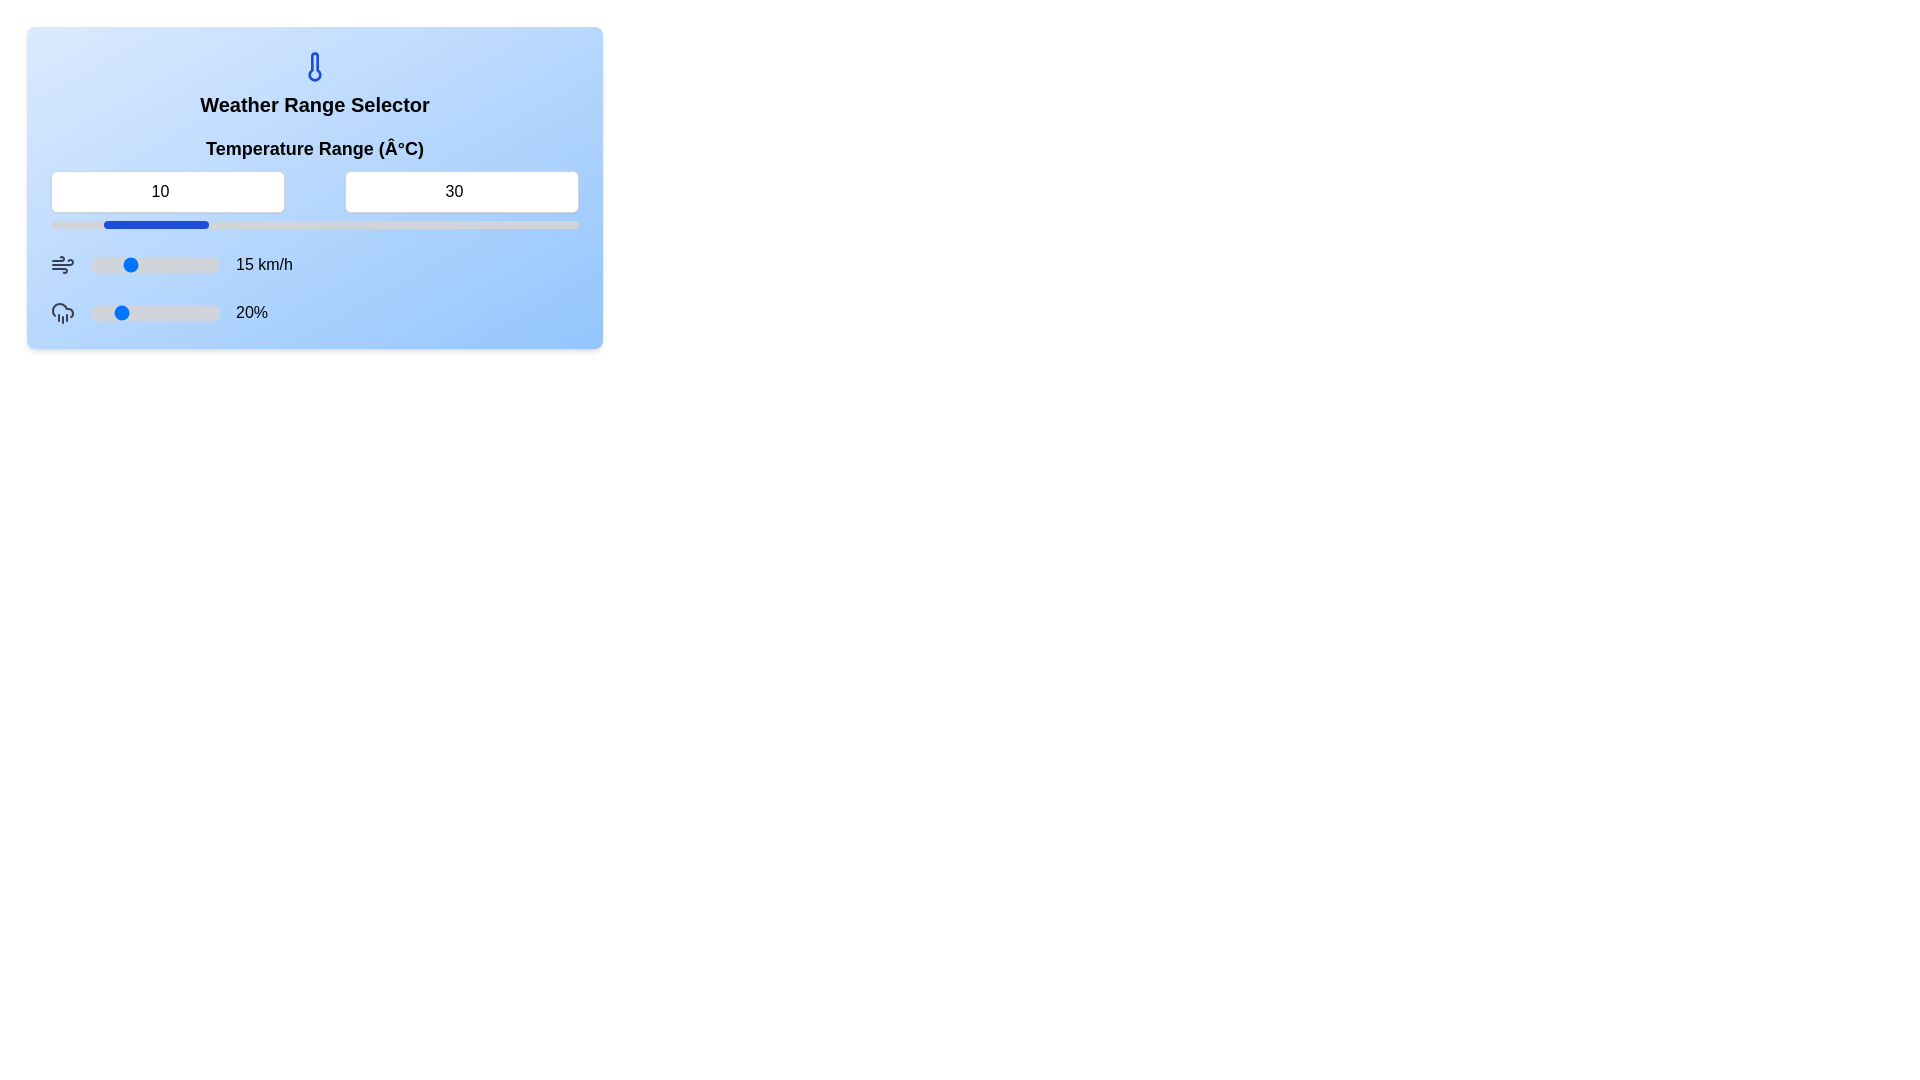 The width and height of the screenshot is (1920, 1080). Describe the element at coordinates (214, 264) in the screenshot. I see `the speed` at that location.